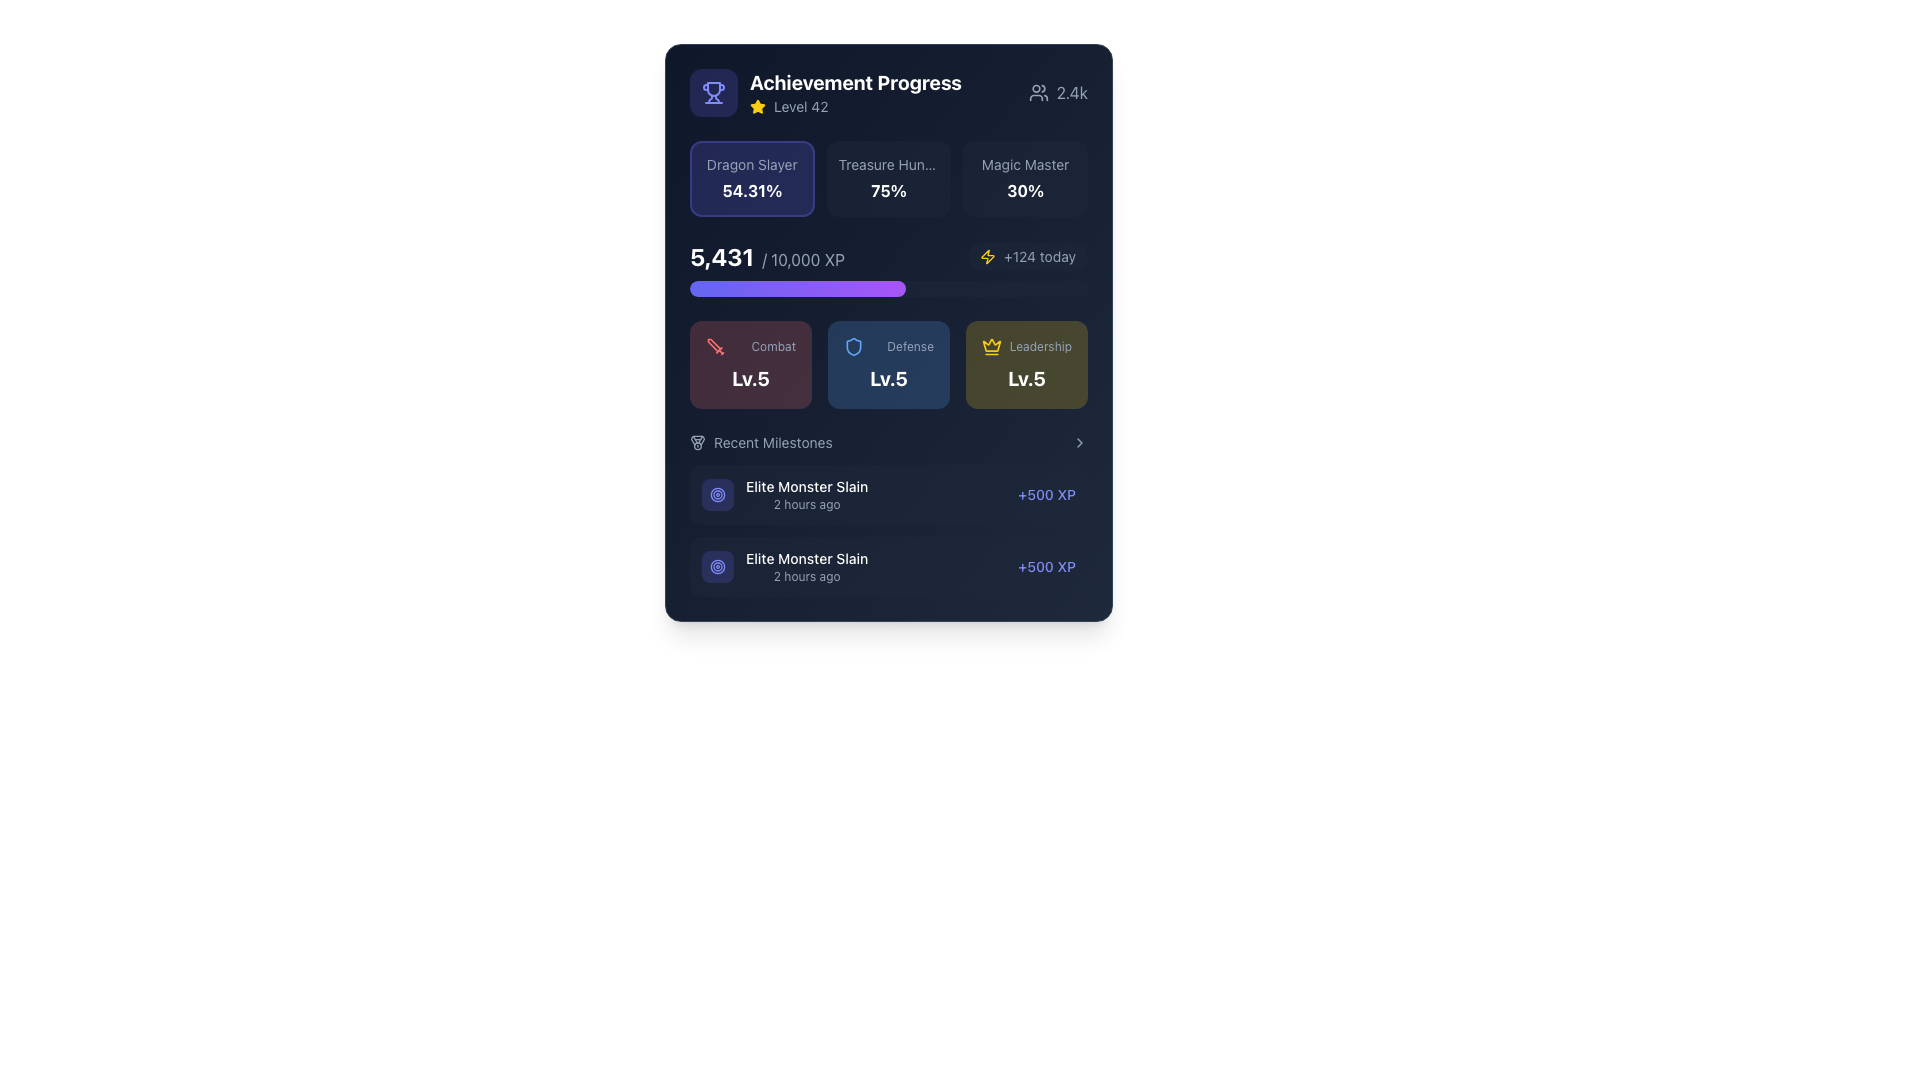 Image resolution: width=1920 pixels, height=1080 pixels. I want to click on the text label displaying 'Recent Milestones', so click(772, 442).